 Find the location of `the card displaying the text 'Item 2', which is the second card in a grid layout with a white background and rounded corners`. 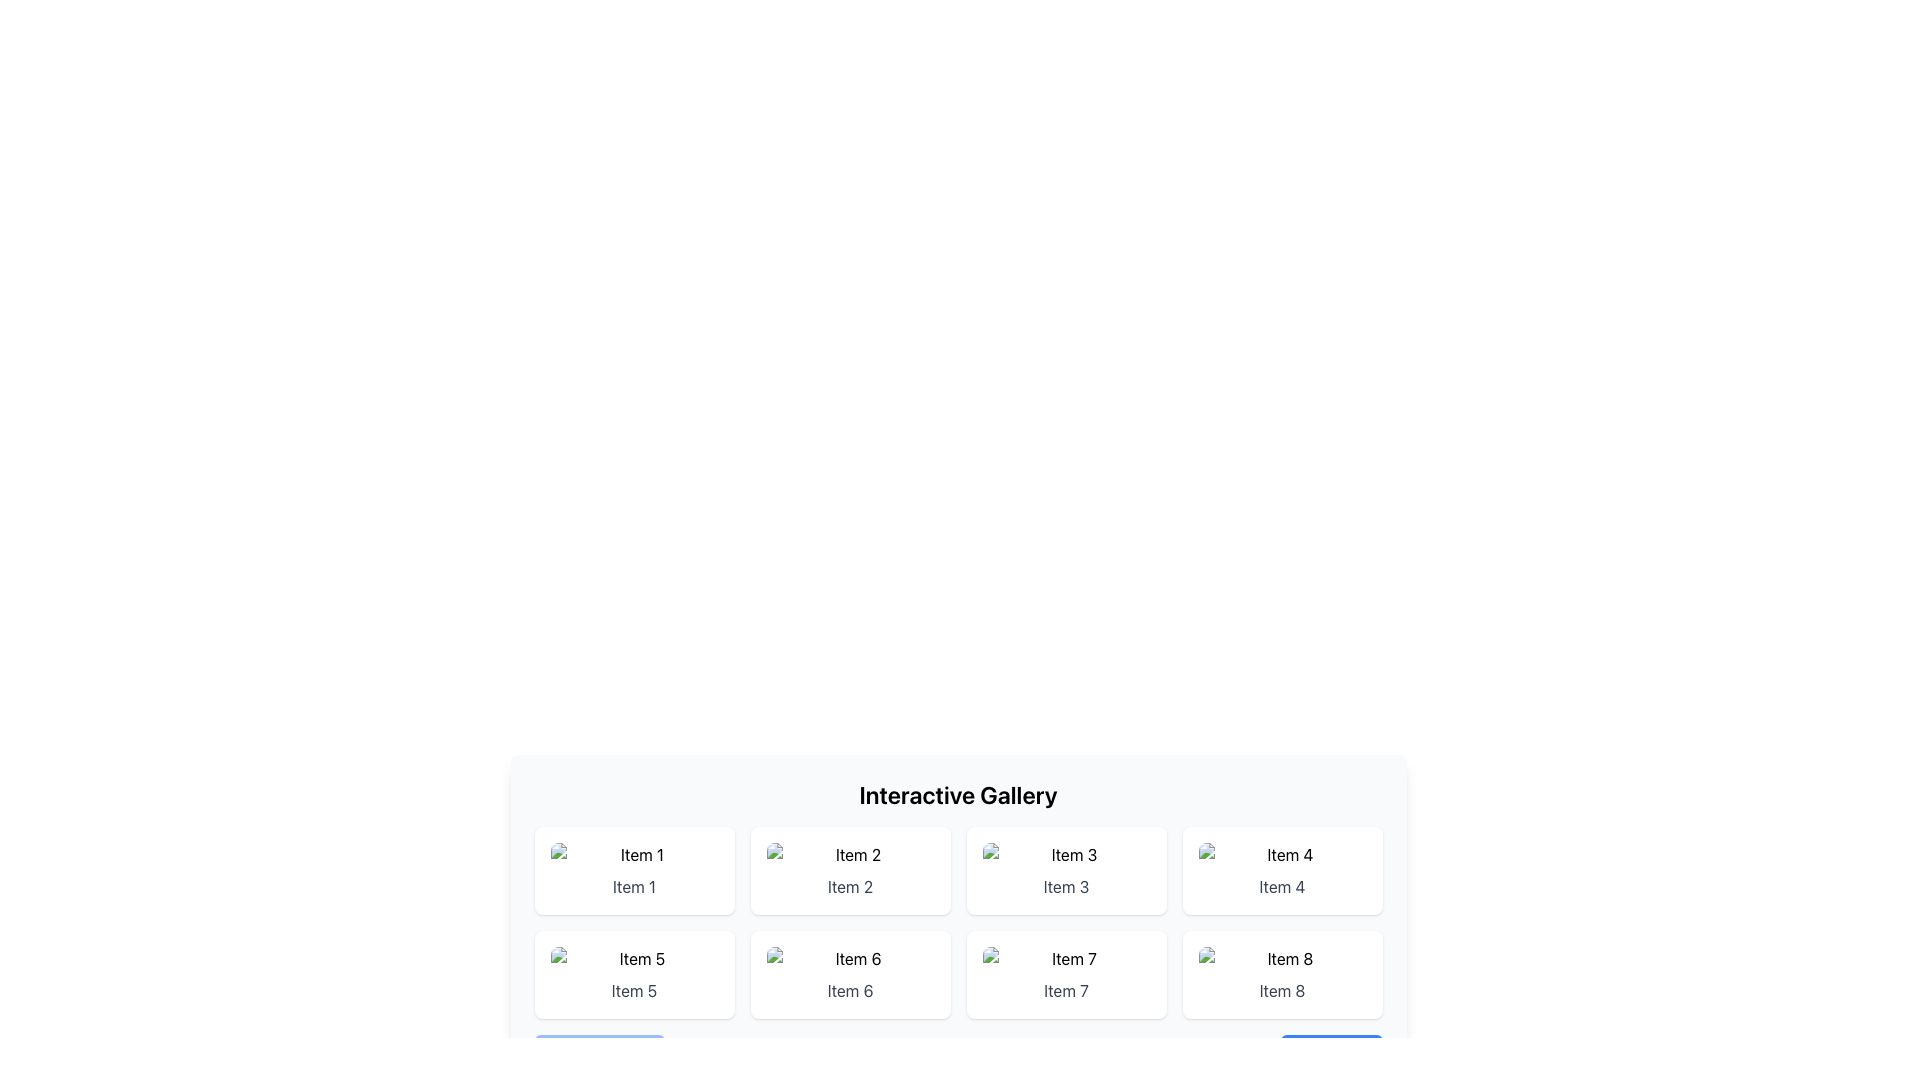

the card displaying the text 'Item 2', which is the second card in a grid layout with a white background and rounded corners is located at coordinates (850, 870).